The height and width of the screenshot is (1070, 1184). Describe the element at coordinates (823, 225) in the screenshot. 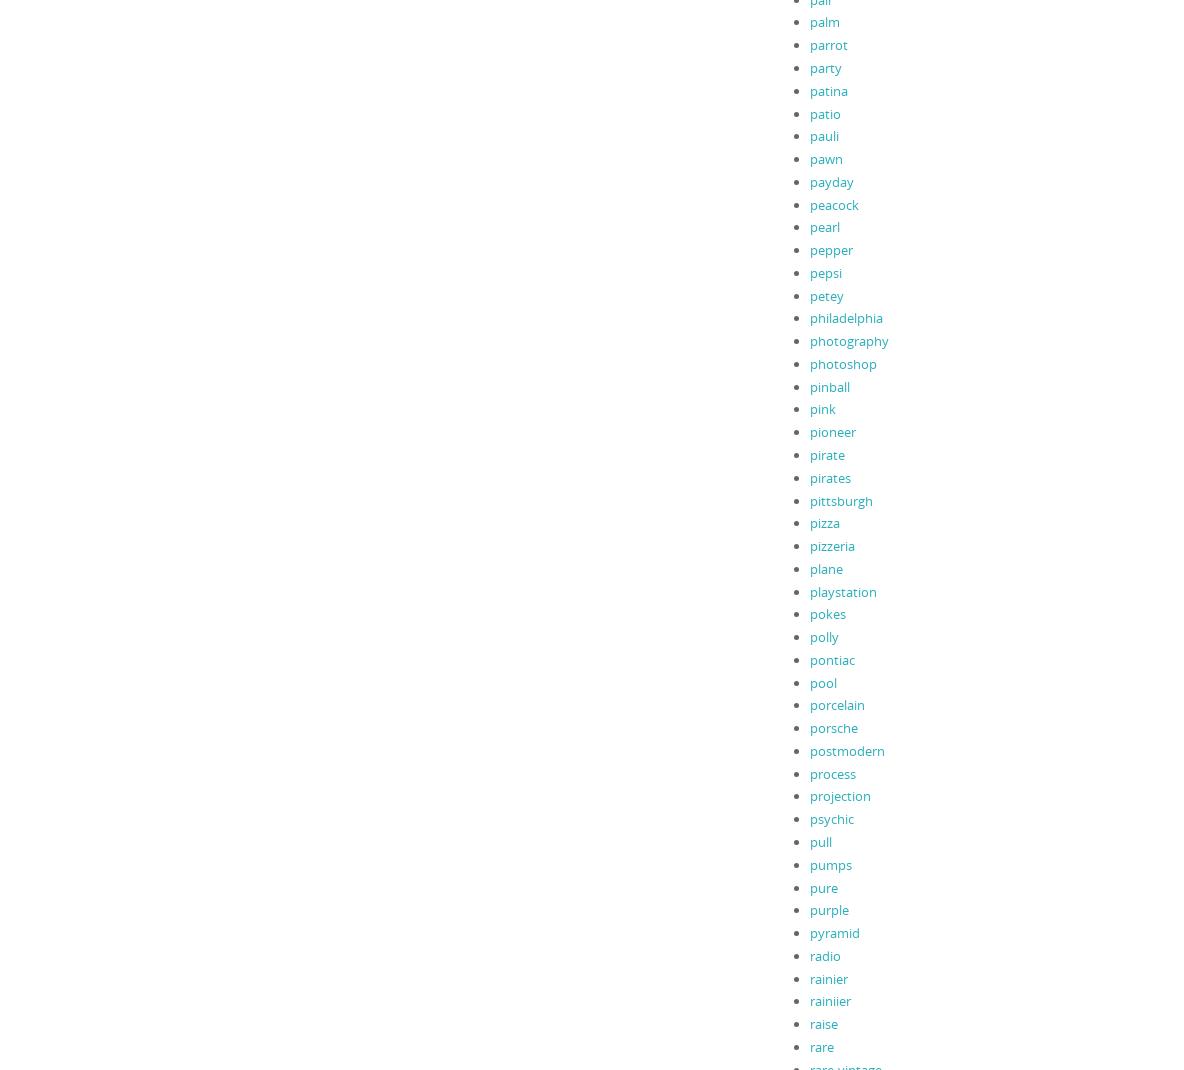

I see `'pearl'` at that location.